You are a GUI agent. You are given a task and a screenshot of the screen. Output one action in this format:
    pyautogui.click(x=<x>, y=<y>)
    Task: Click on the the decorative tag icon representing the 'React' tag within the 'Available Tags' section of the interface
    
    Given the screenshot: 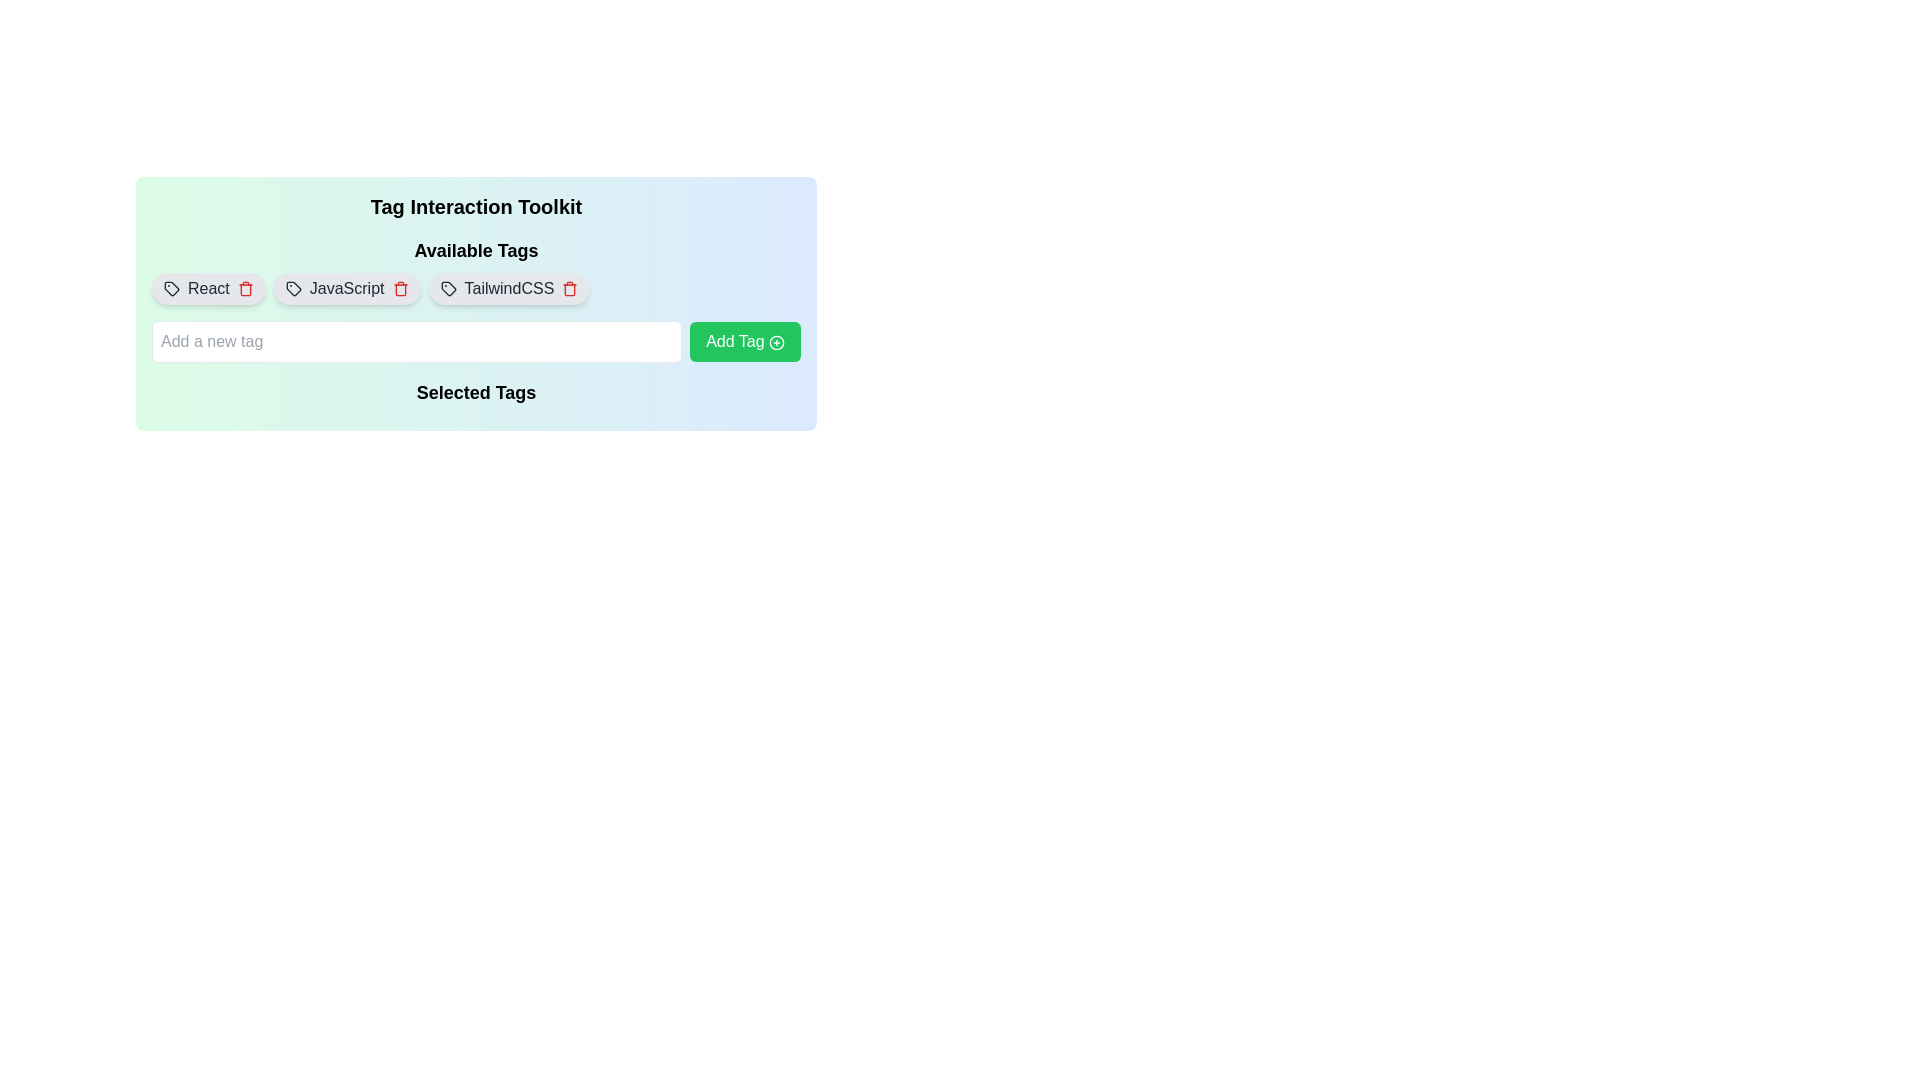 What is the action you would take?
    pyautogui.click(x=172, y=289)
    